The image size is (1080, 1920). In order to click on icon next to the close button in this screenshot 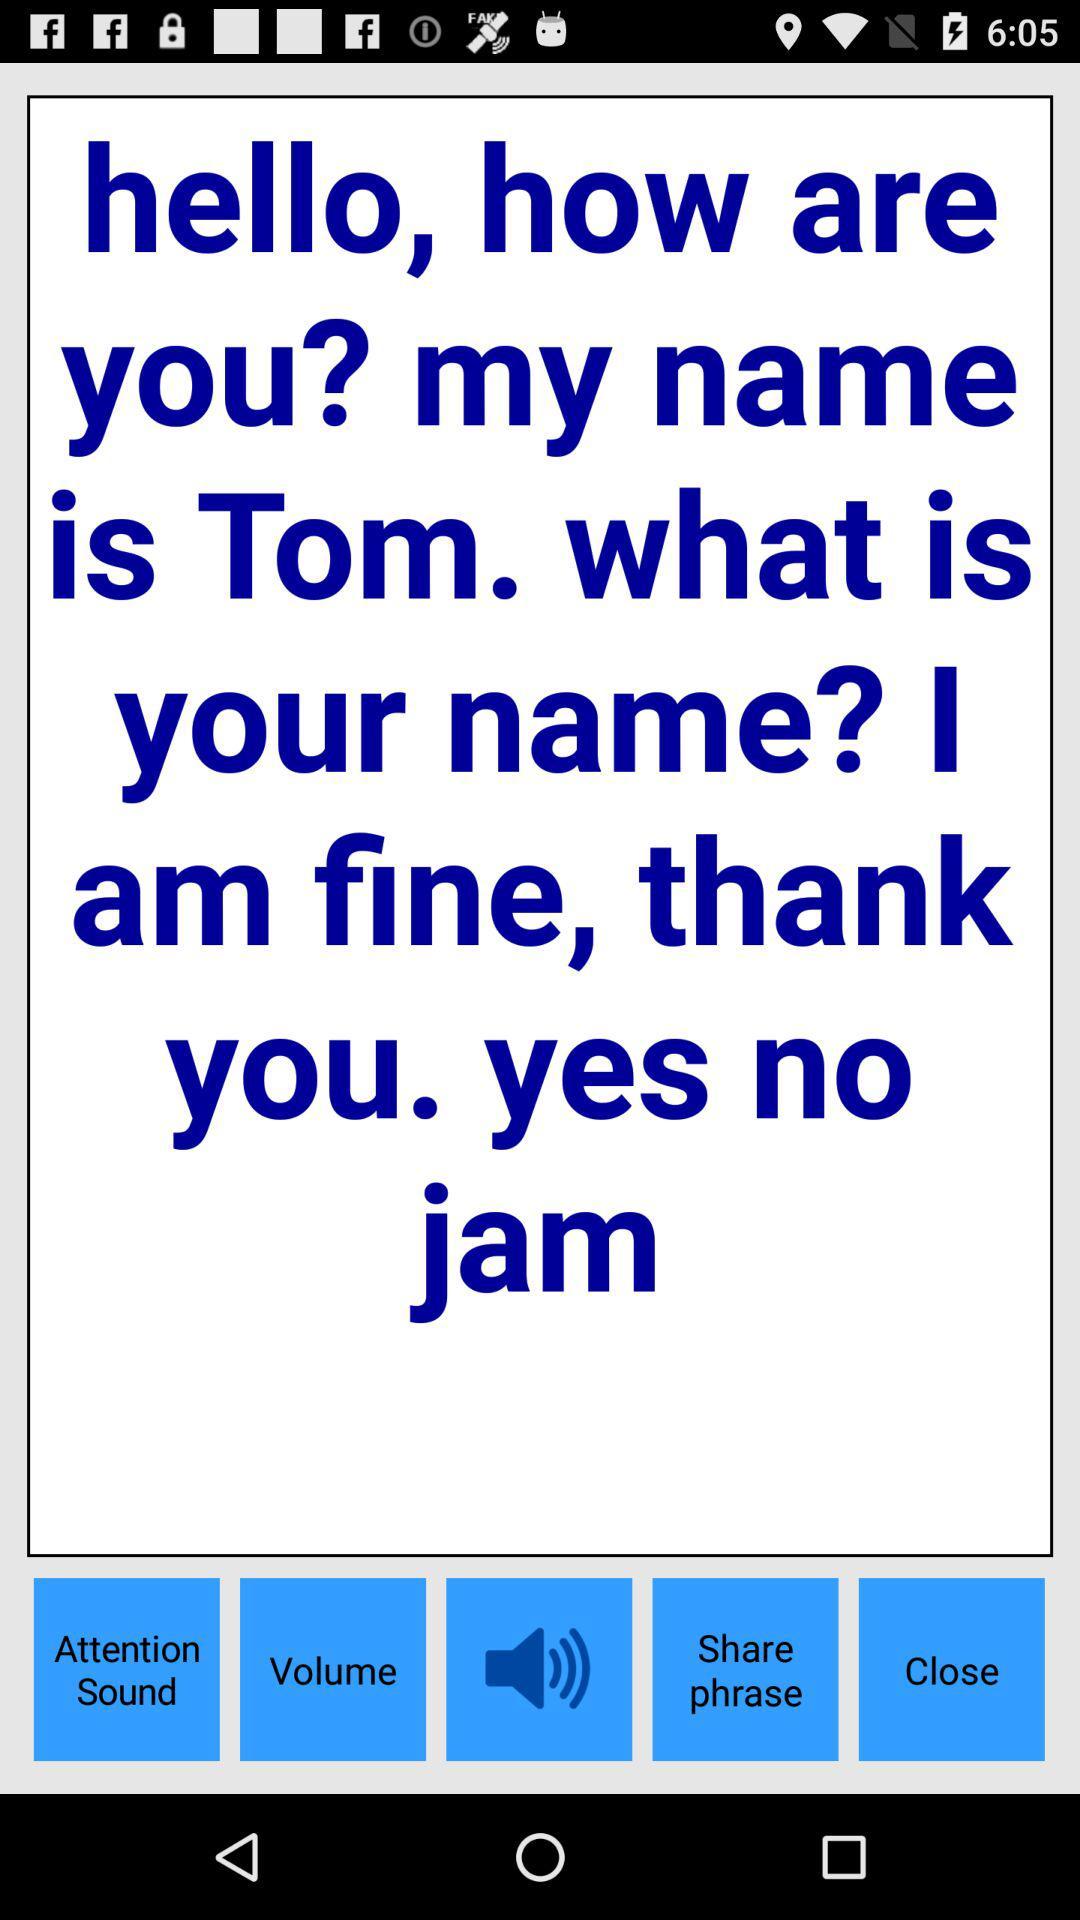, I will do `click(745, 1669)`.